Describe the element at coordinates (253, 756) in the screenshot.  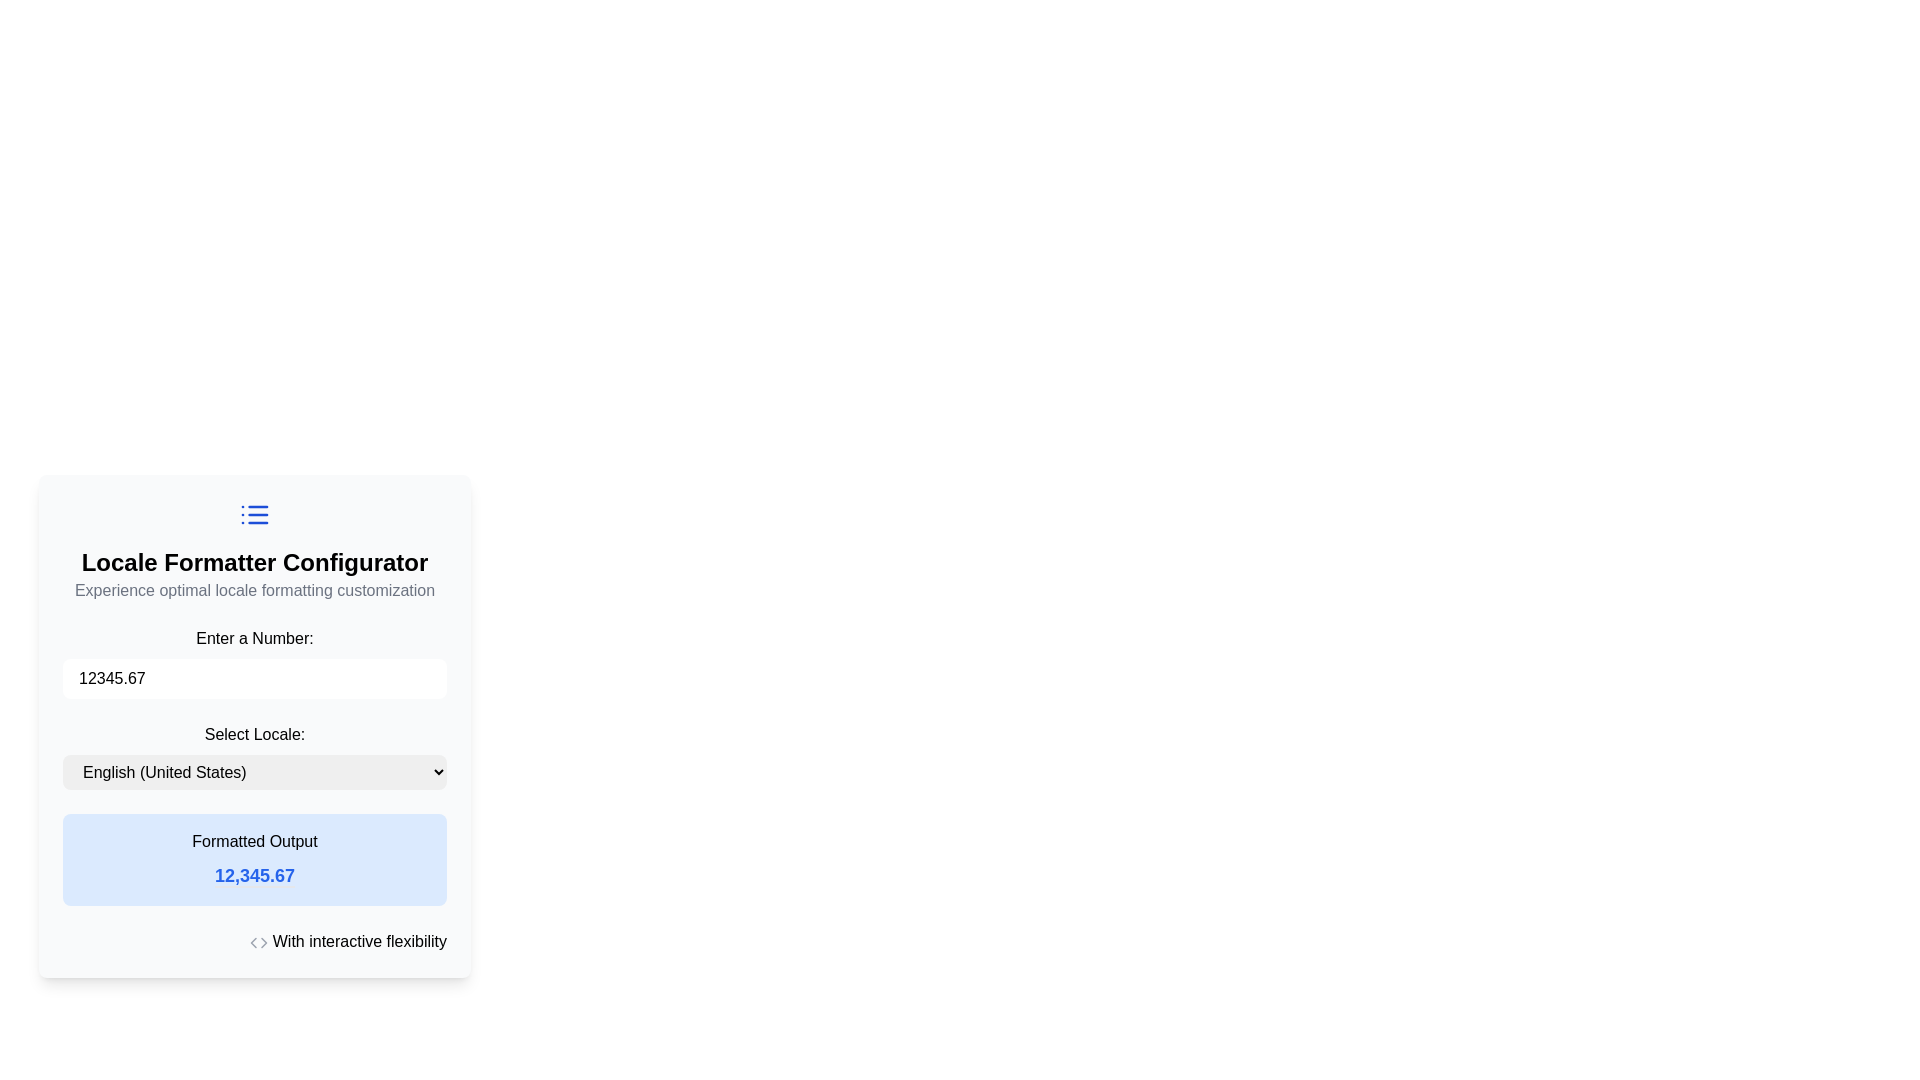
I see `an option from the dropdown menu labeled 'Select Locale:' which currently shows 'English (United States)'` at that location.